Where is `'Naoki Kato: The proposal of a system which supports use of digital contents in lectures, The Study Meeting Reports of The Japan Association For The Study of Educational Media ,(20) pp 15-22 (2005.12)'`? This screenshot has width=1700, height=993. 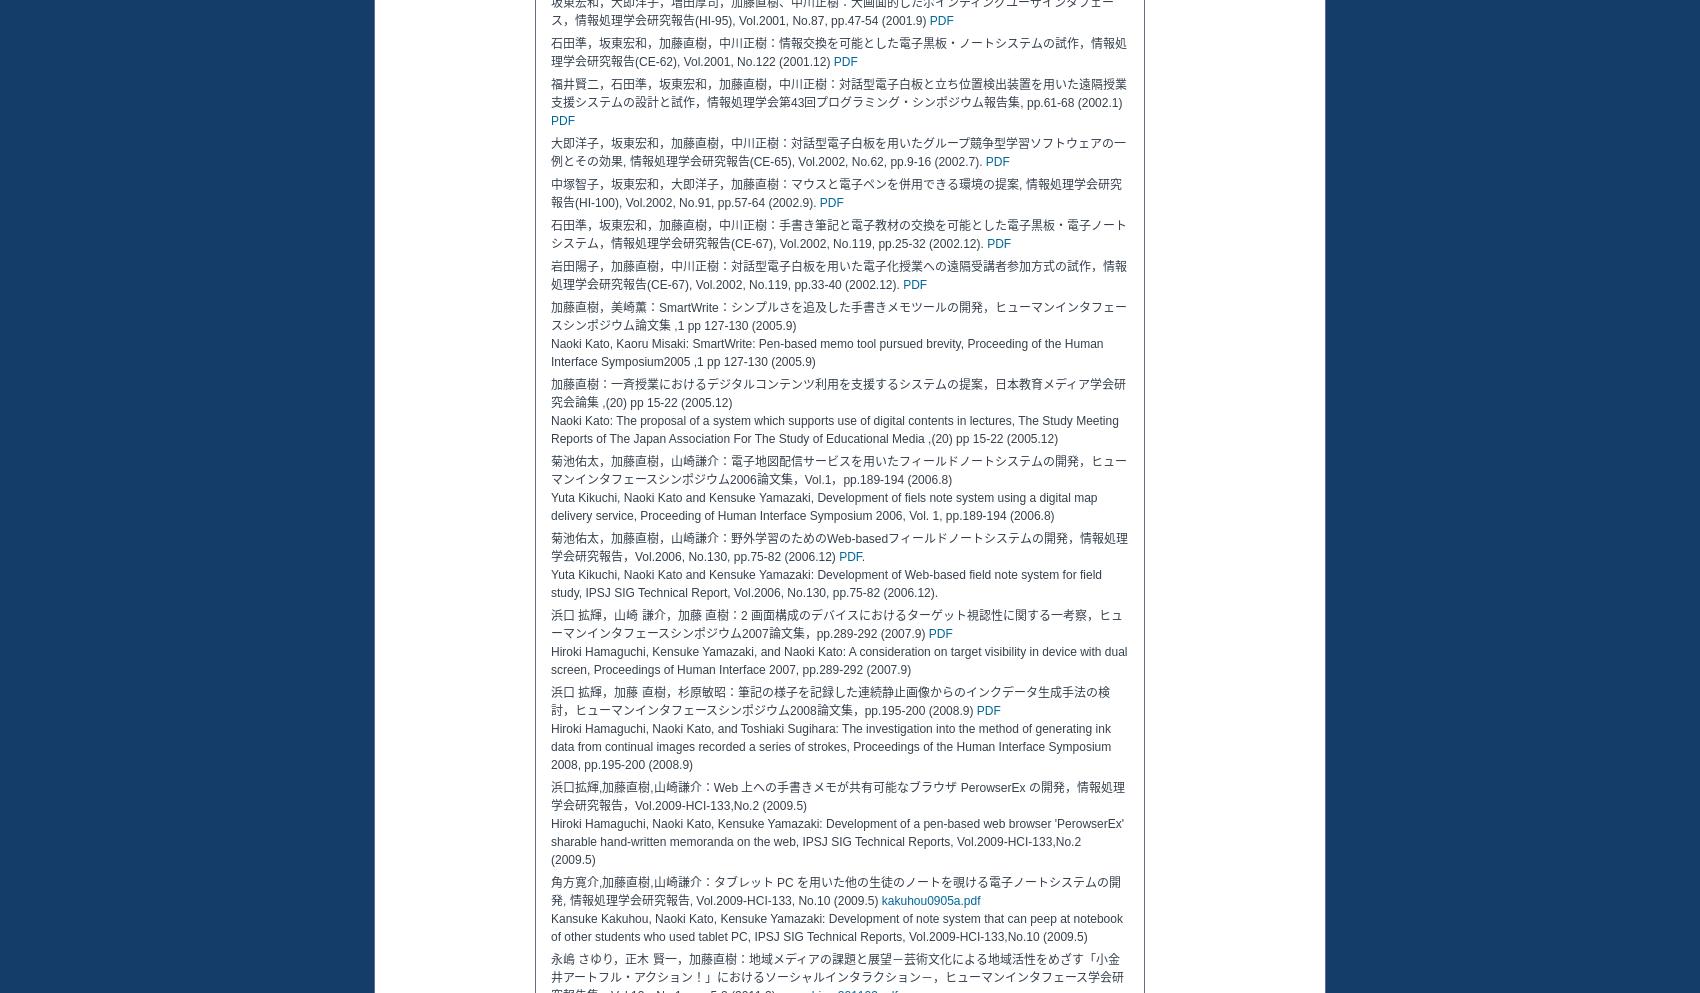
'Naoki Kato: The proposal of a system which supports use of digital contents in lectures, The Study Meeting Reports of The Japan Association For The Study of Educational Media ,(20) pp 15-22 (2005.12)' is located at coordinates (549, 429).